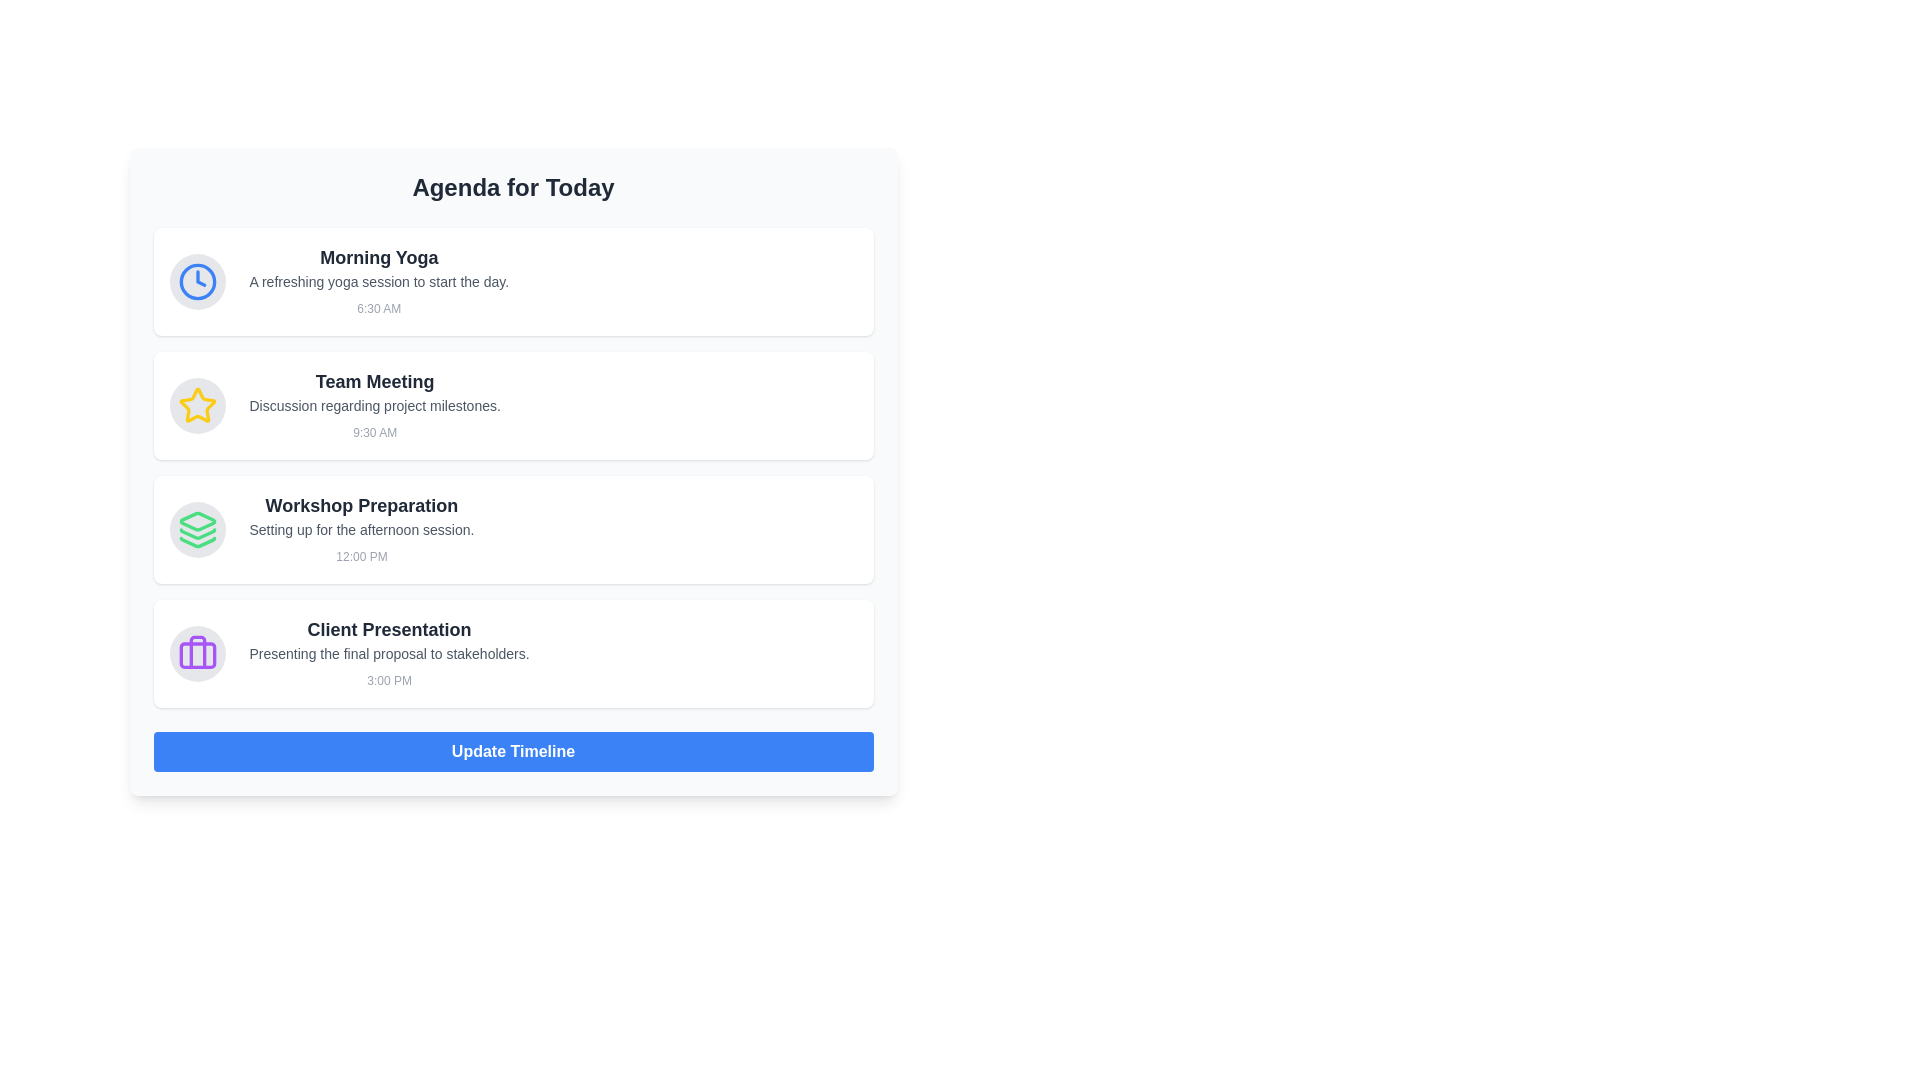 This screenshot has height=1080, width=1920. Describe the element at coordinates (375, 405) in the screenshot. I see `the text label that reads 'Discussion regarding project milestones.' which is located under the title 'Team Meeting' in the vertical agenda list` at that location.